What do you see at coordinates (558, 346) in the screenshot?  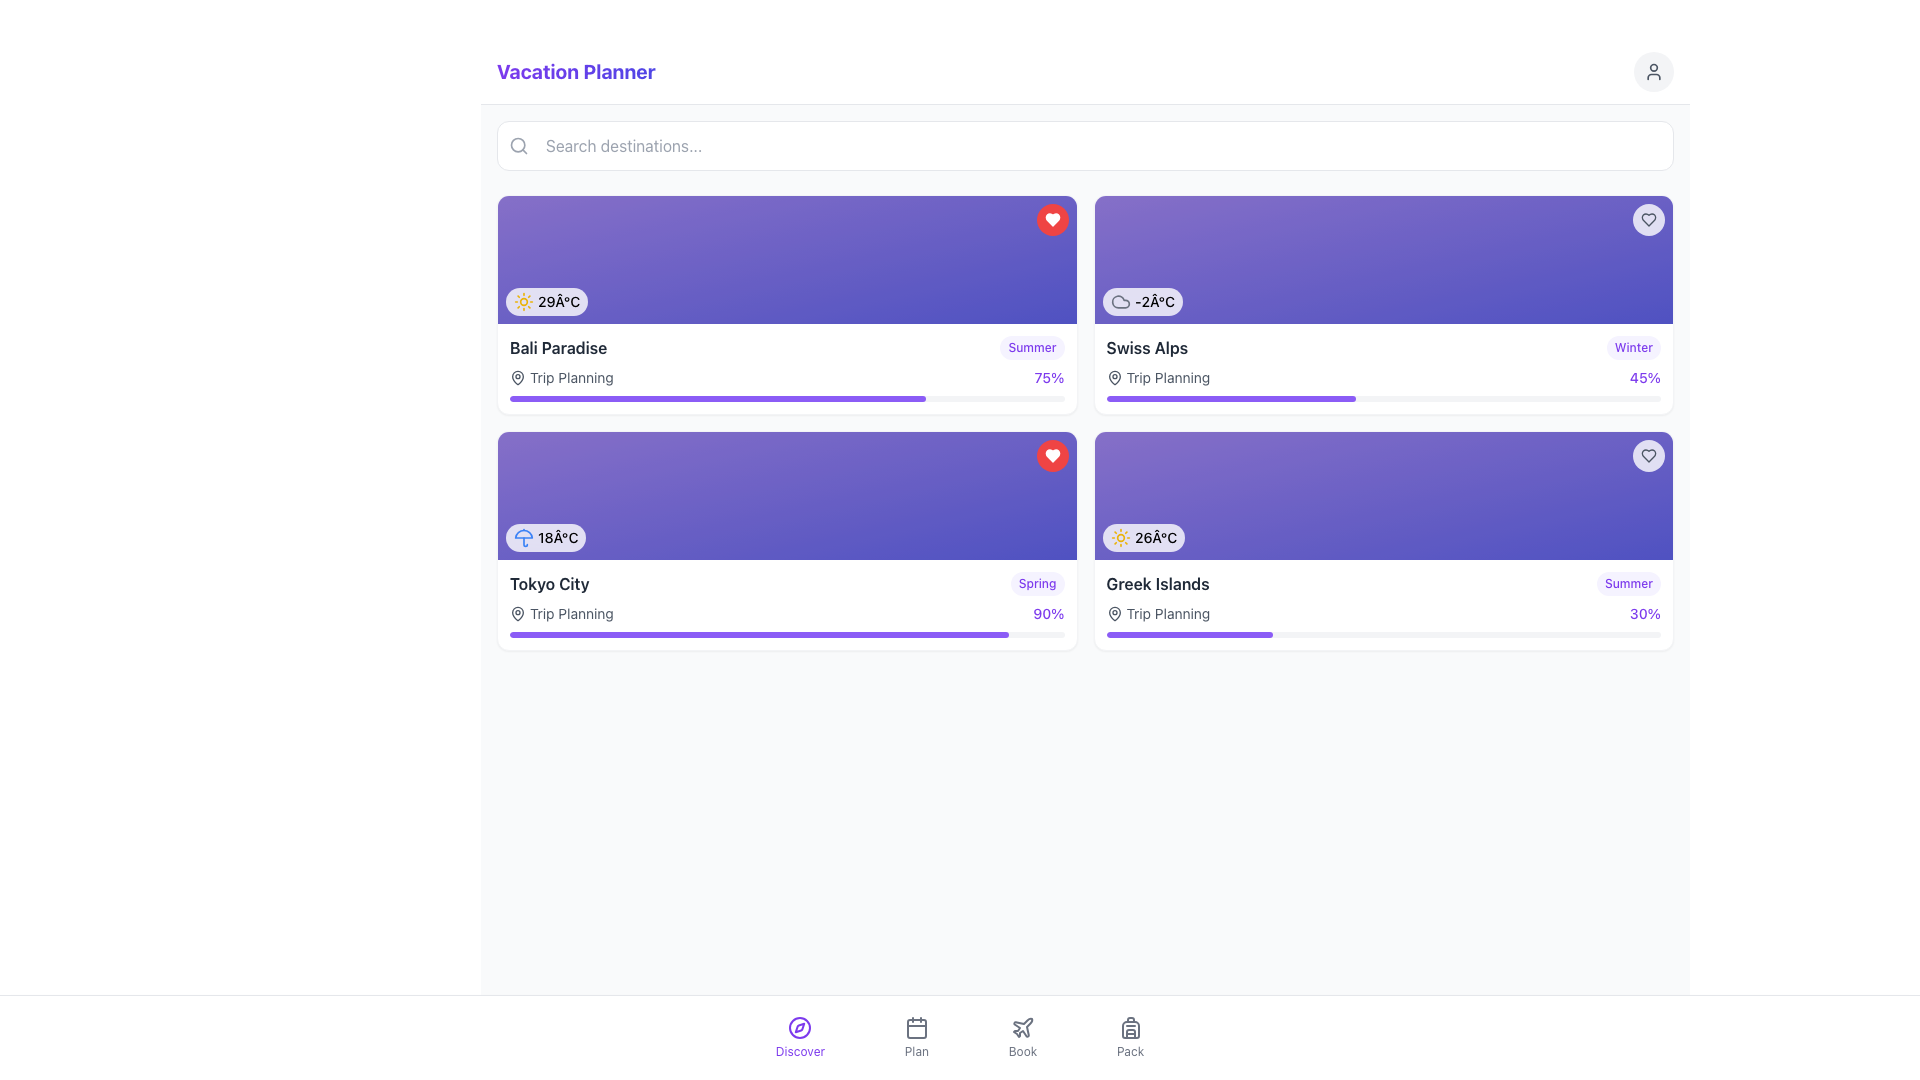 I see `the travel destination` at bounding box center [558, 346].